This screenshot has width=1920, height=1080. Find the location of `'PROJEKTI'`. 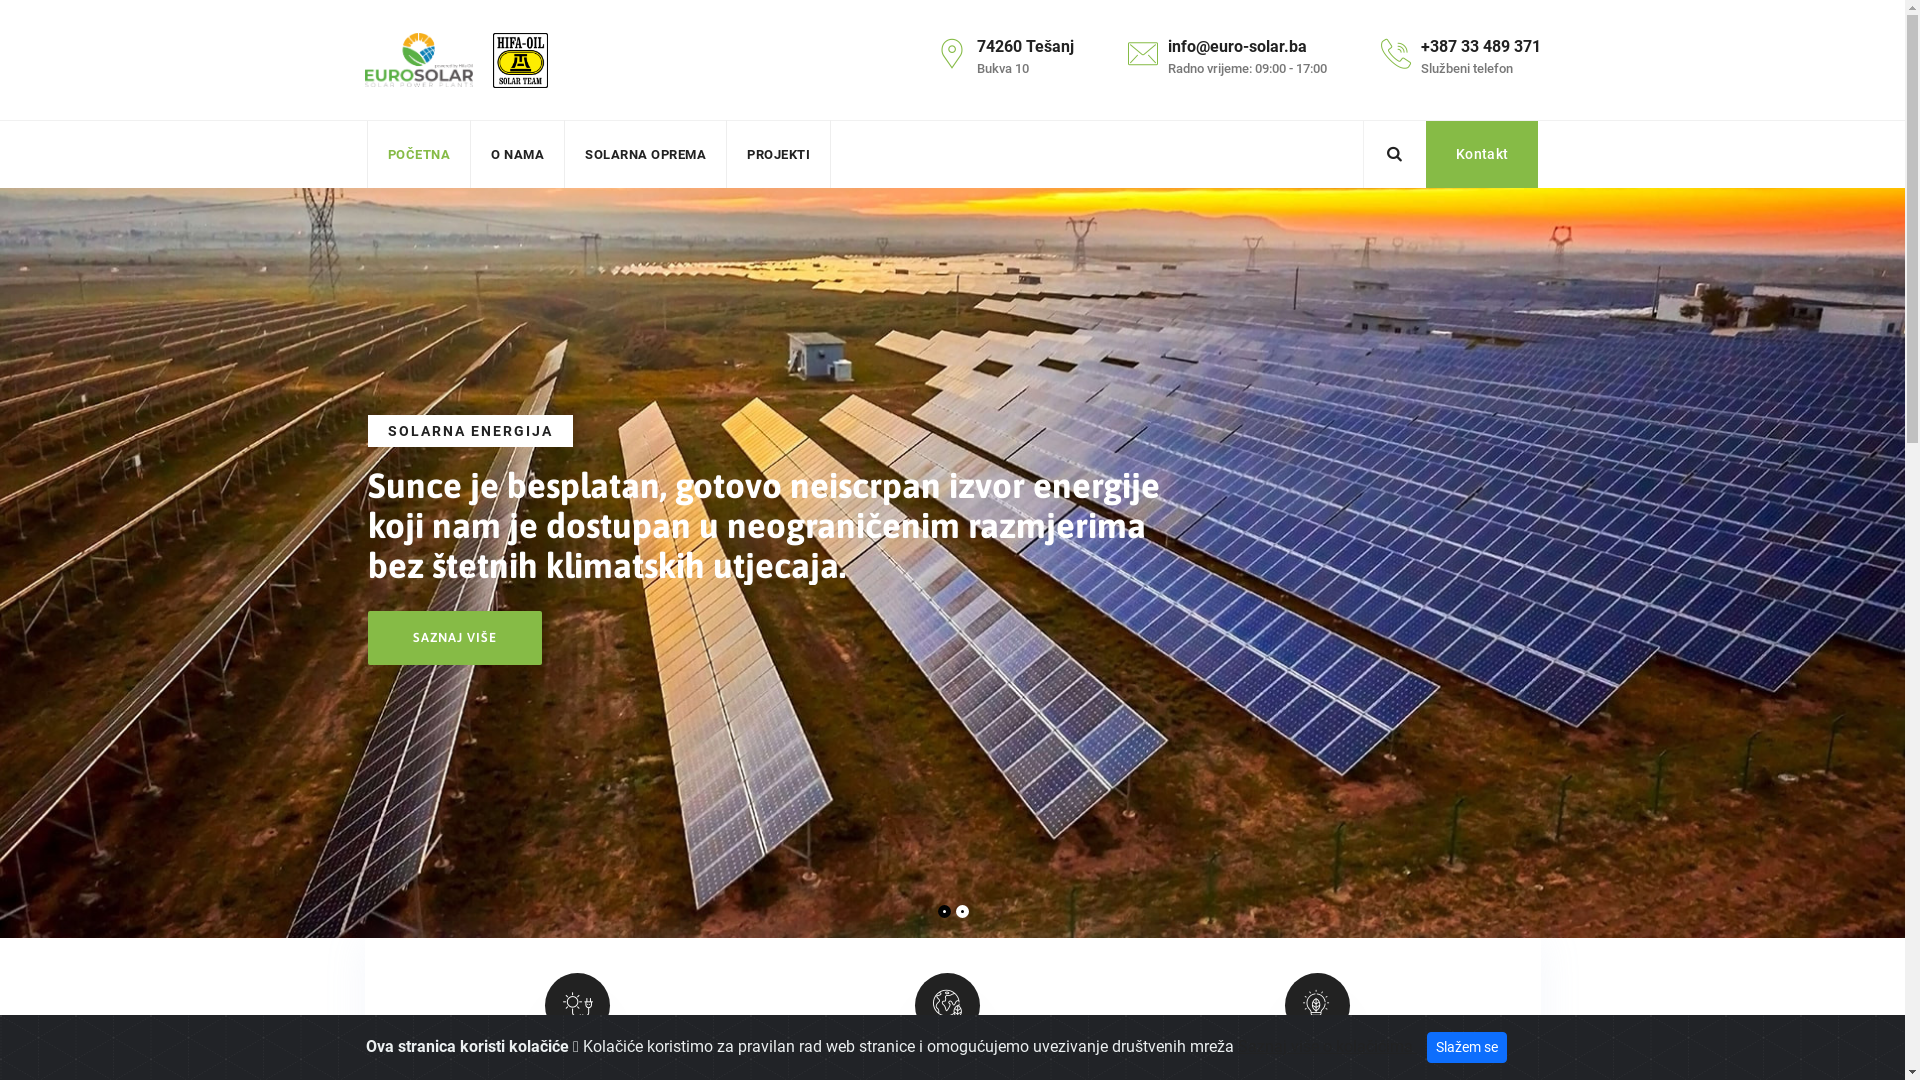

'PROJEKTI' is located at coordinates (777, 153).